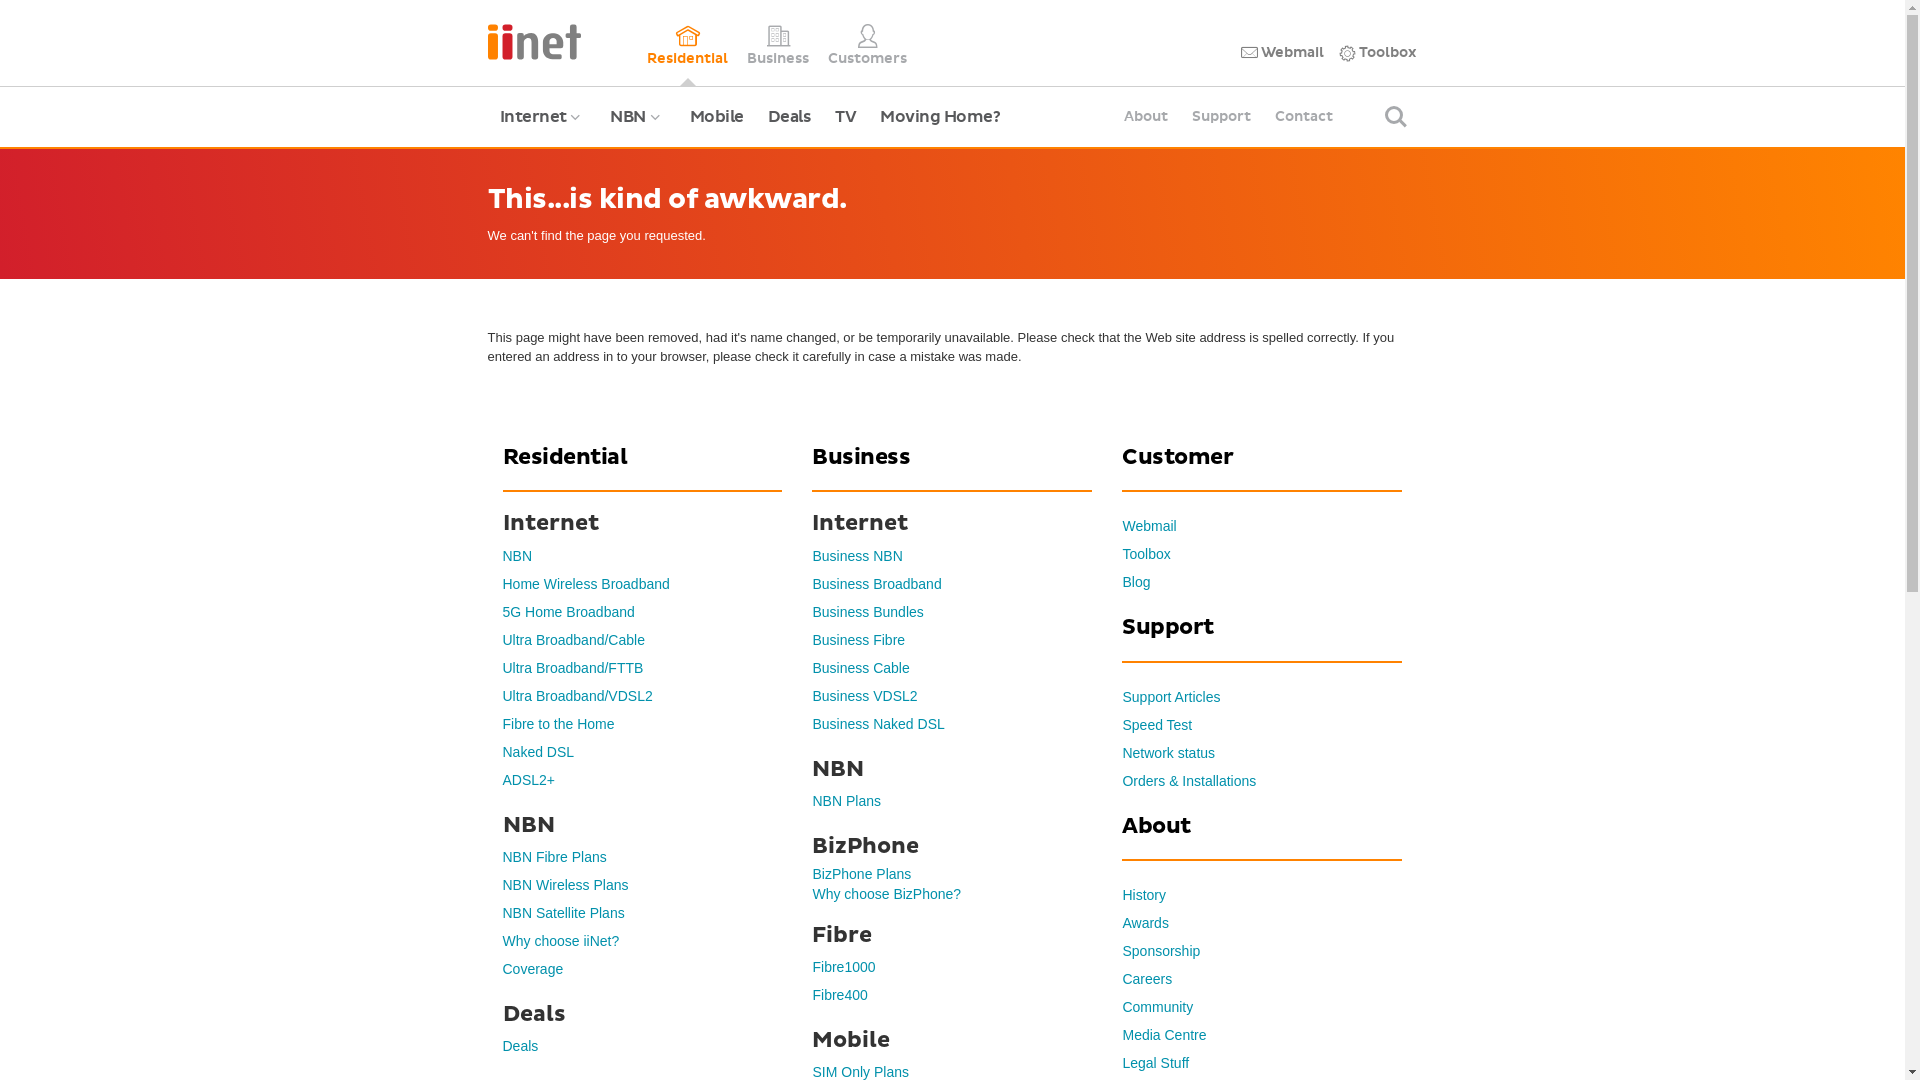 This screenshot has width=1920, height=1080. What do you see at coordinates (557, 724) in the screenshot?
I see `'Fibre to the Home'` at bounding box center [557, 724].